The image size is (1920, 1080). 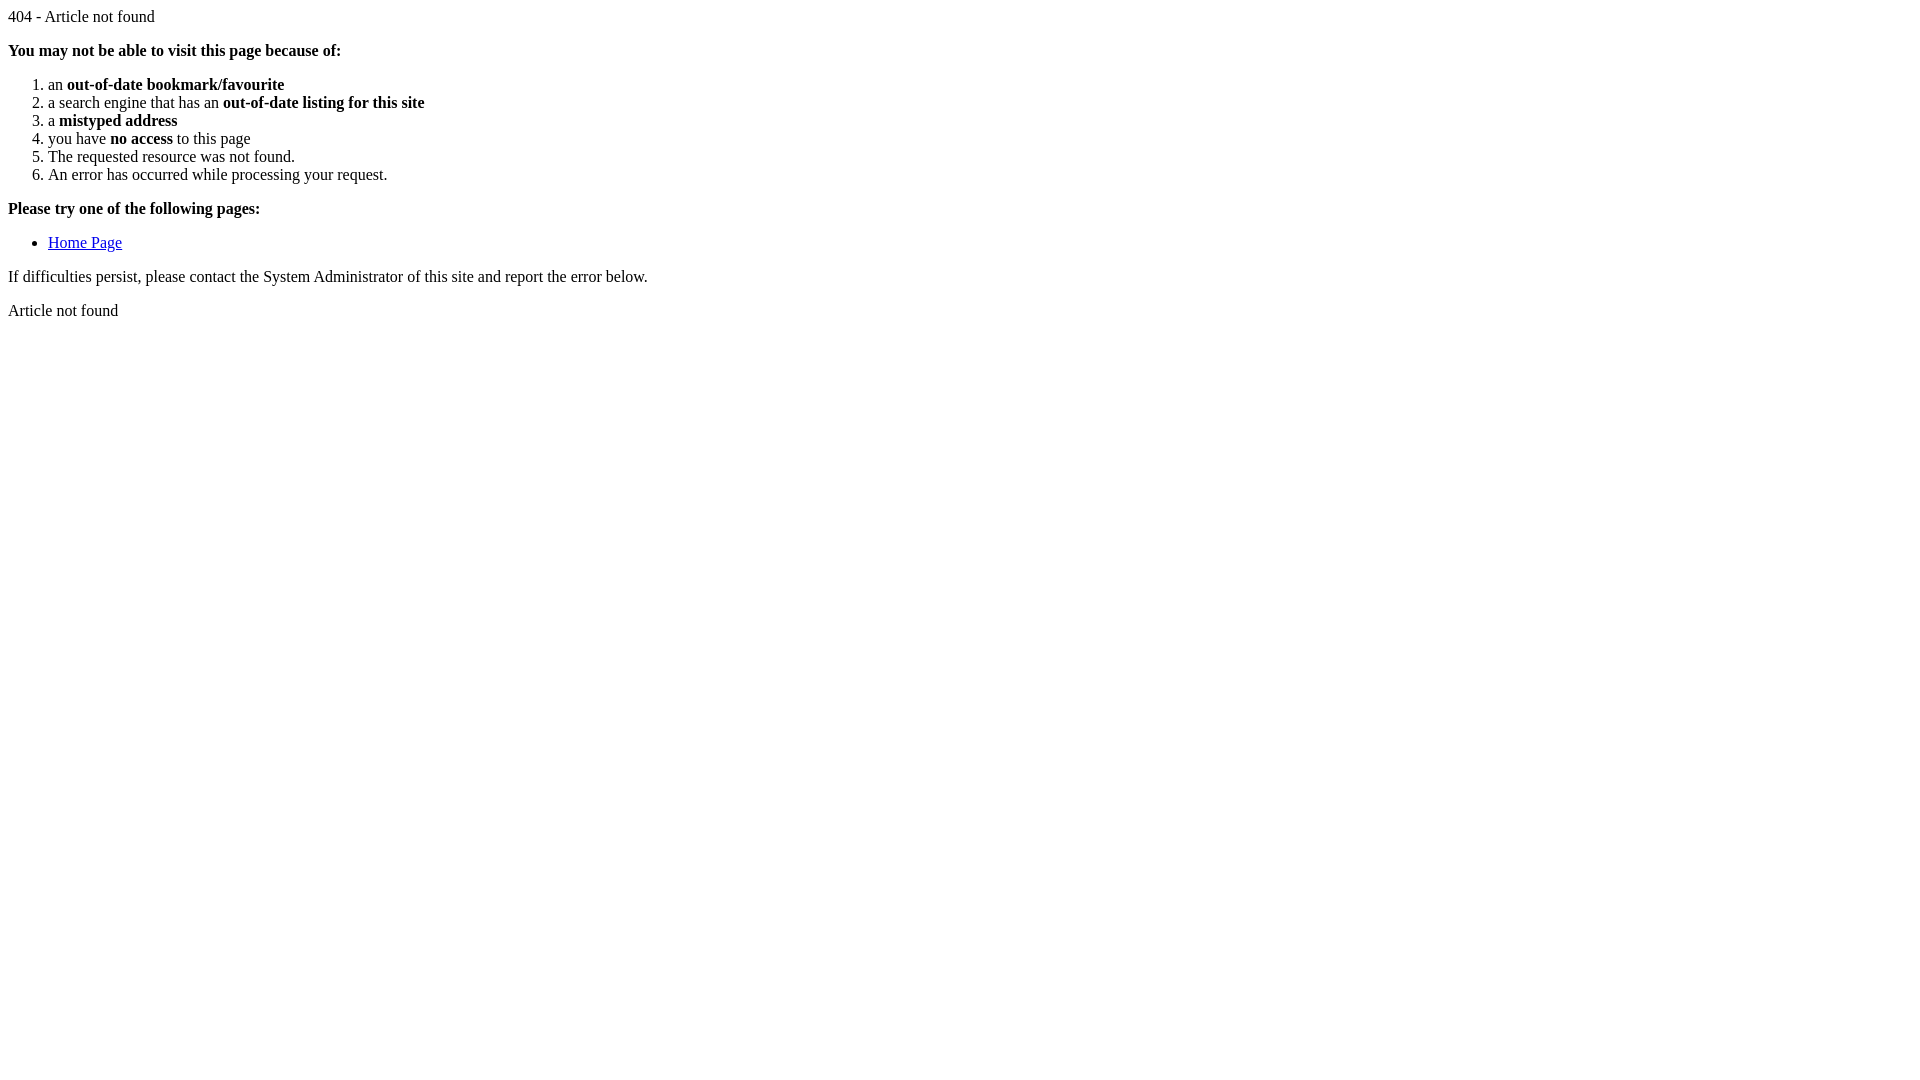 What do you see at coordinates (84, 241) in the screenshot?
I see `'Home Page'` at bounding box center [84, 241].